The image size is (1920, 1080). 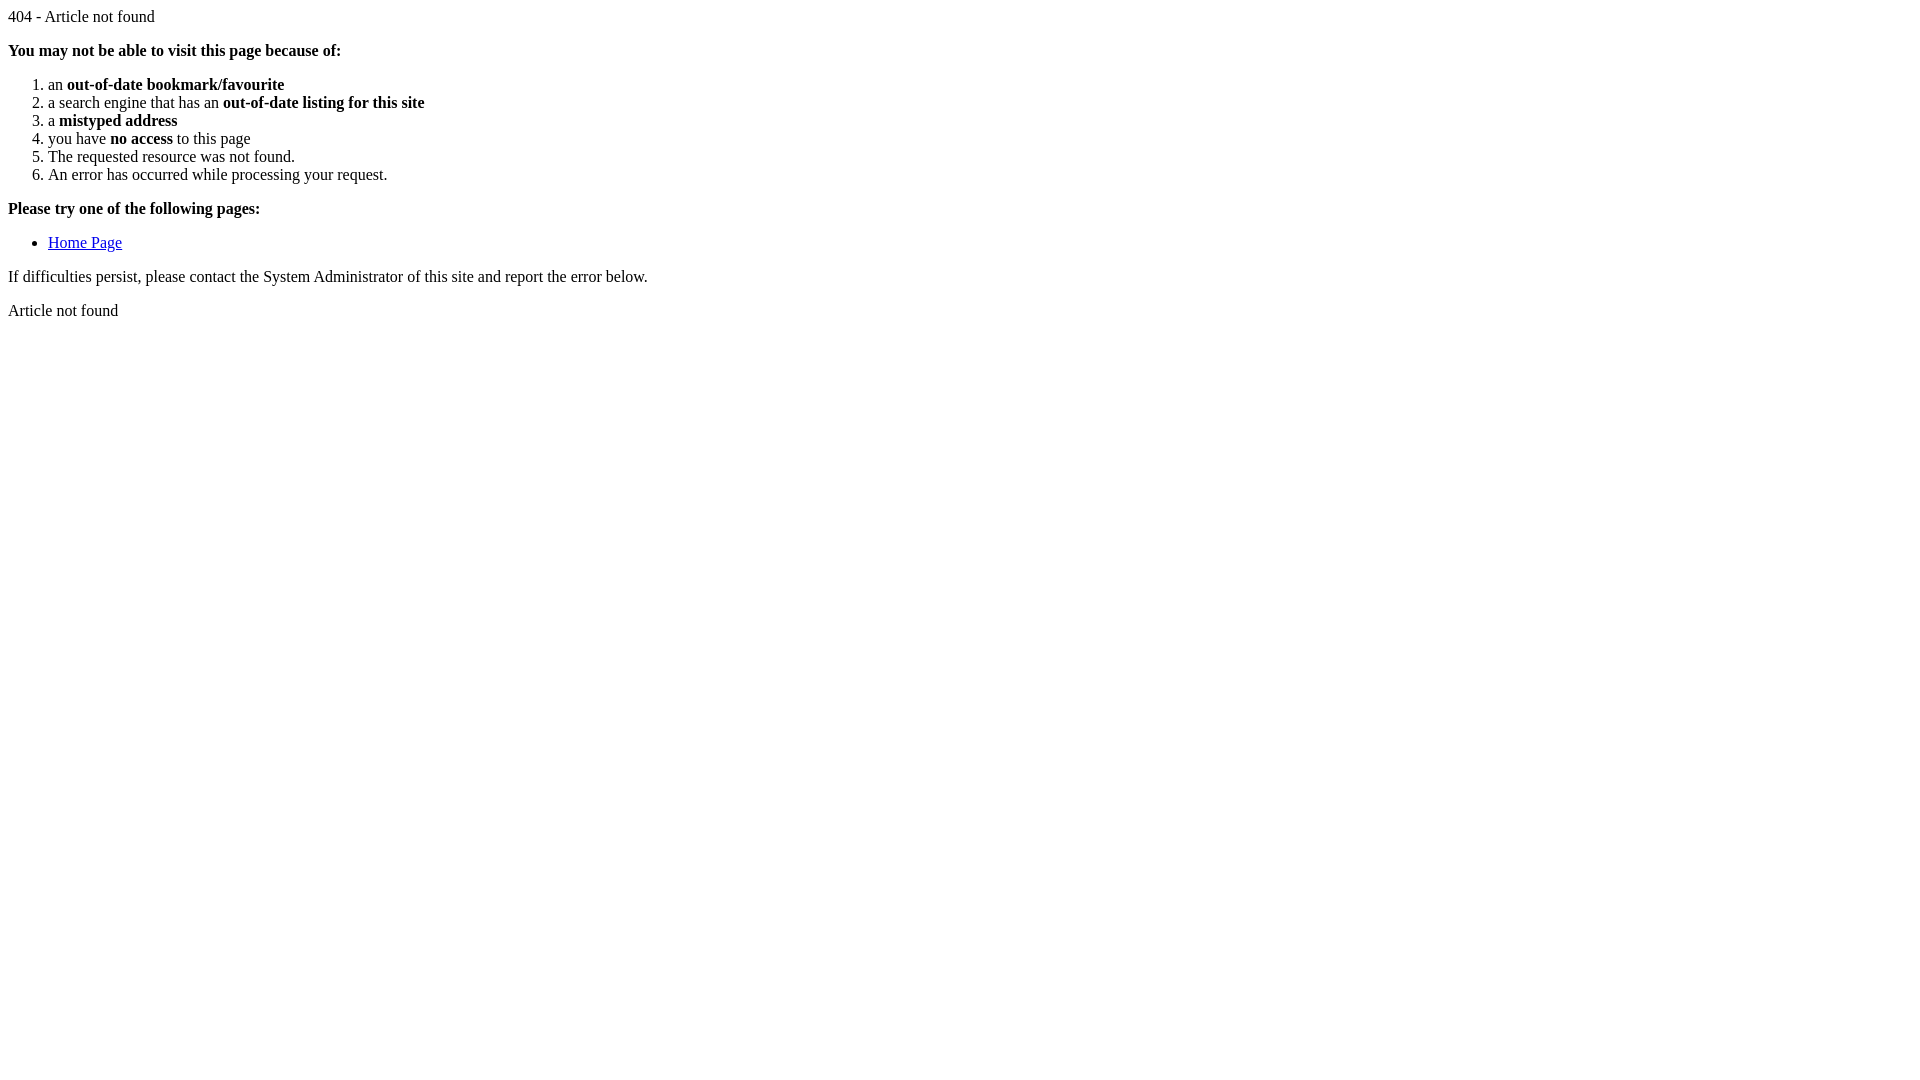 What do you see at coordinates (84, 241) in the screenshot?
I see `'Home Page'` at bounding box center [84, 241].